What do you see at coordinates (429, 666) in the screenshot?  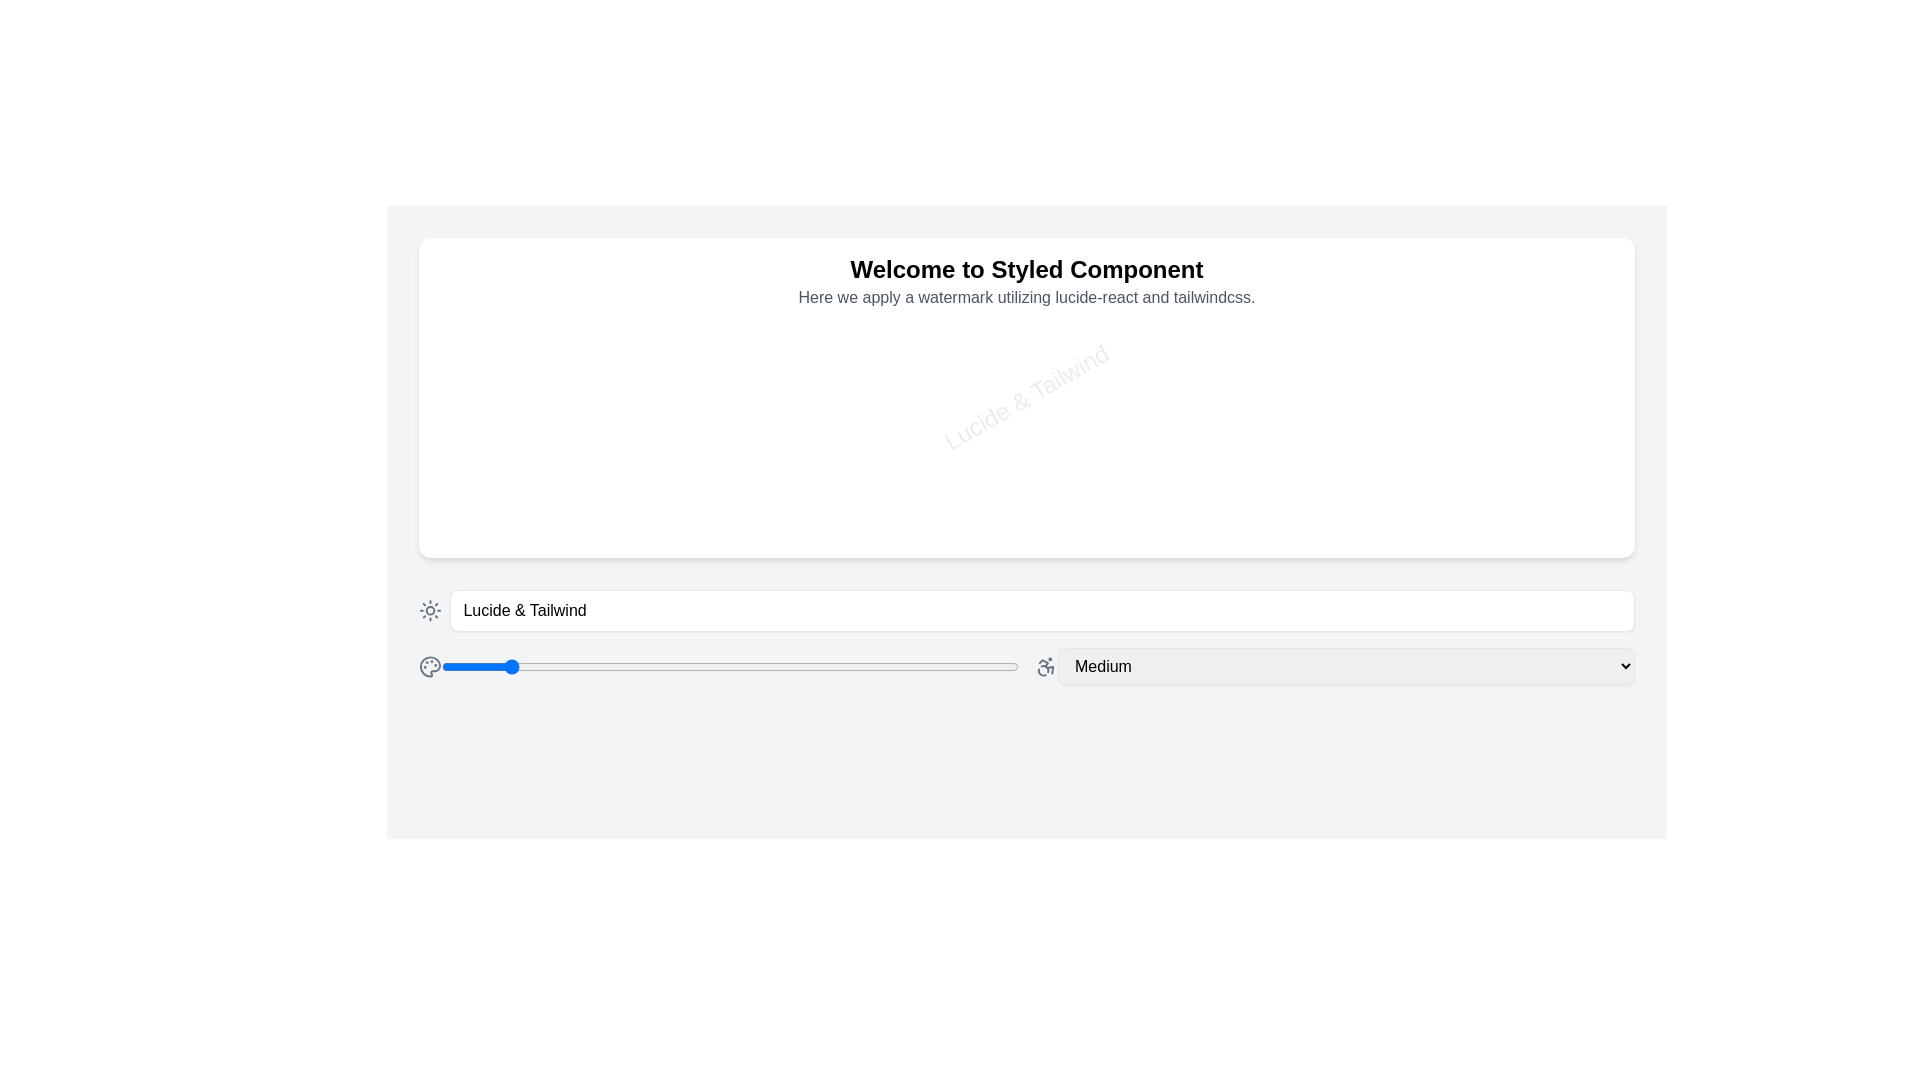 I see `the palette icon, which has a gray outline and small circles representing a paint palette` at bounding box center [429, 666].